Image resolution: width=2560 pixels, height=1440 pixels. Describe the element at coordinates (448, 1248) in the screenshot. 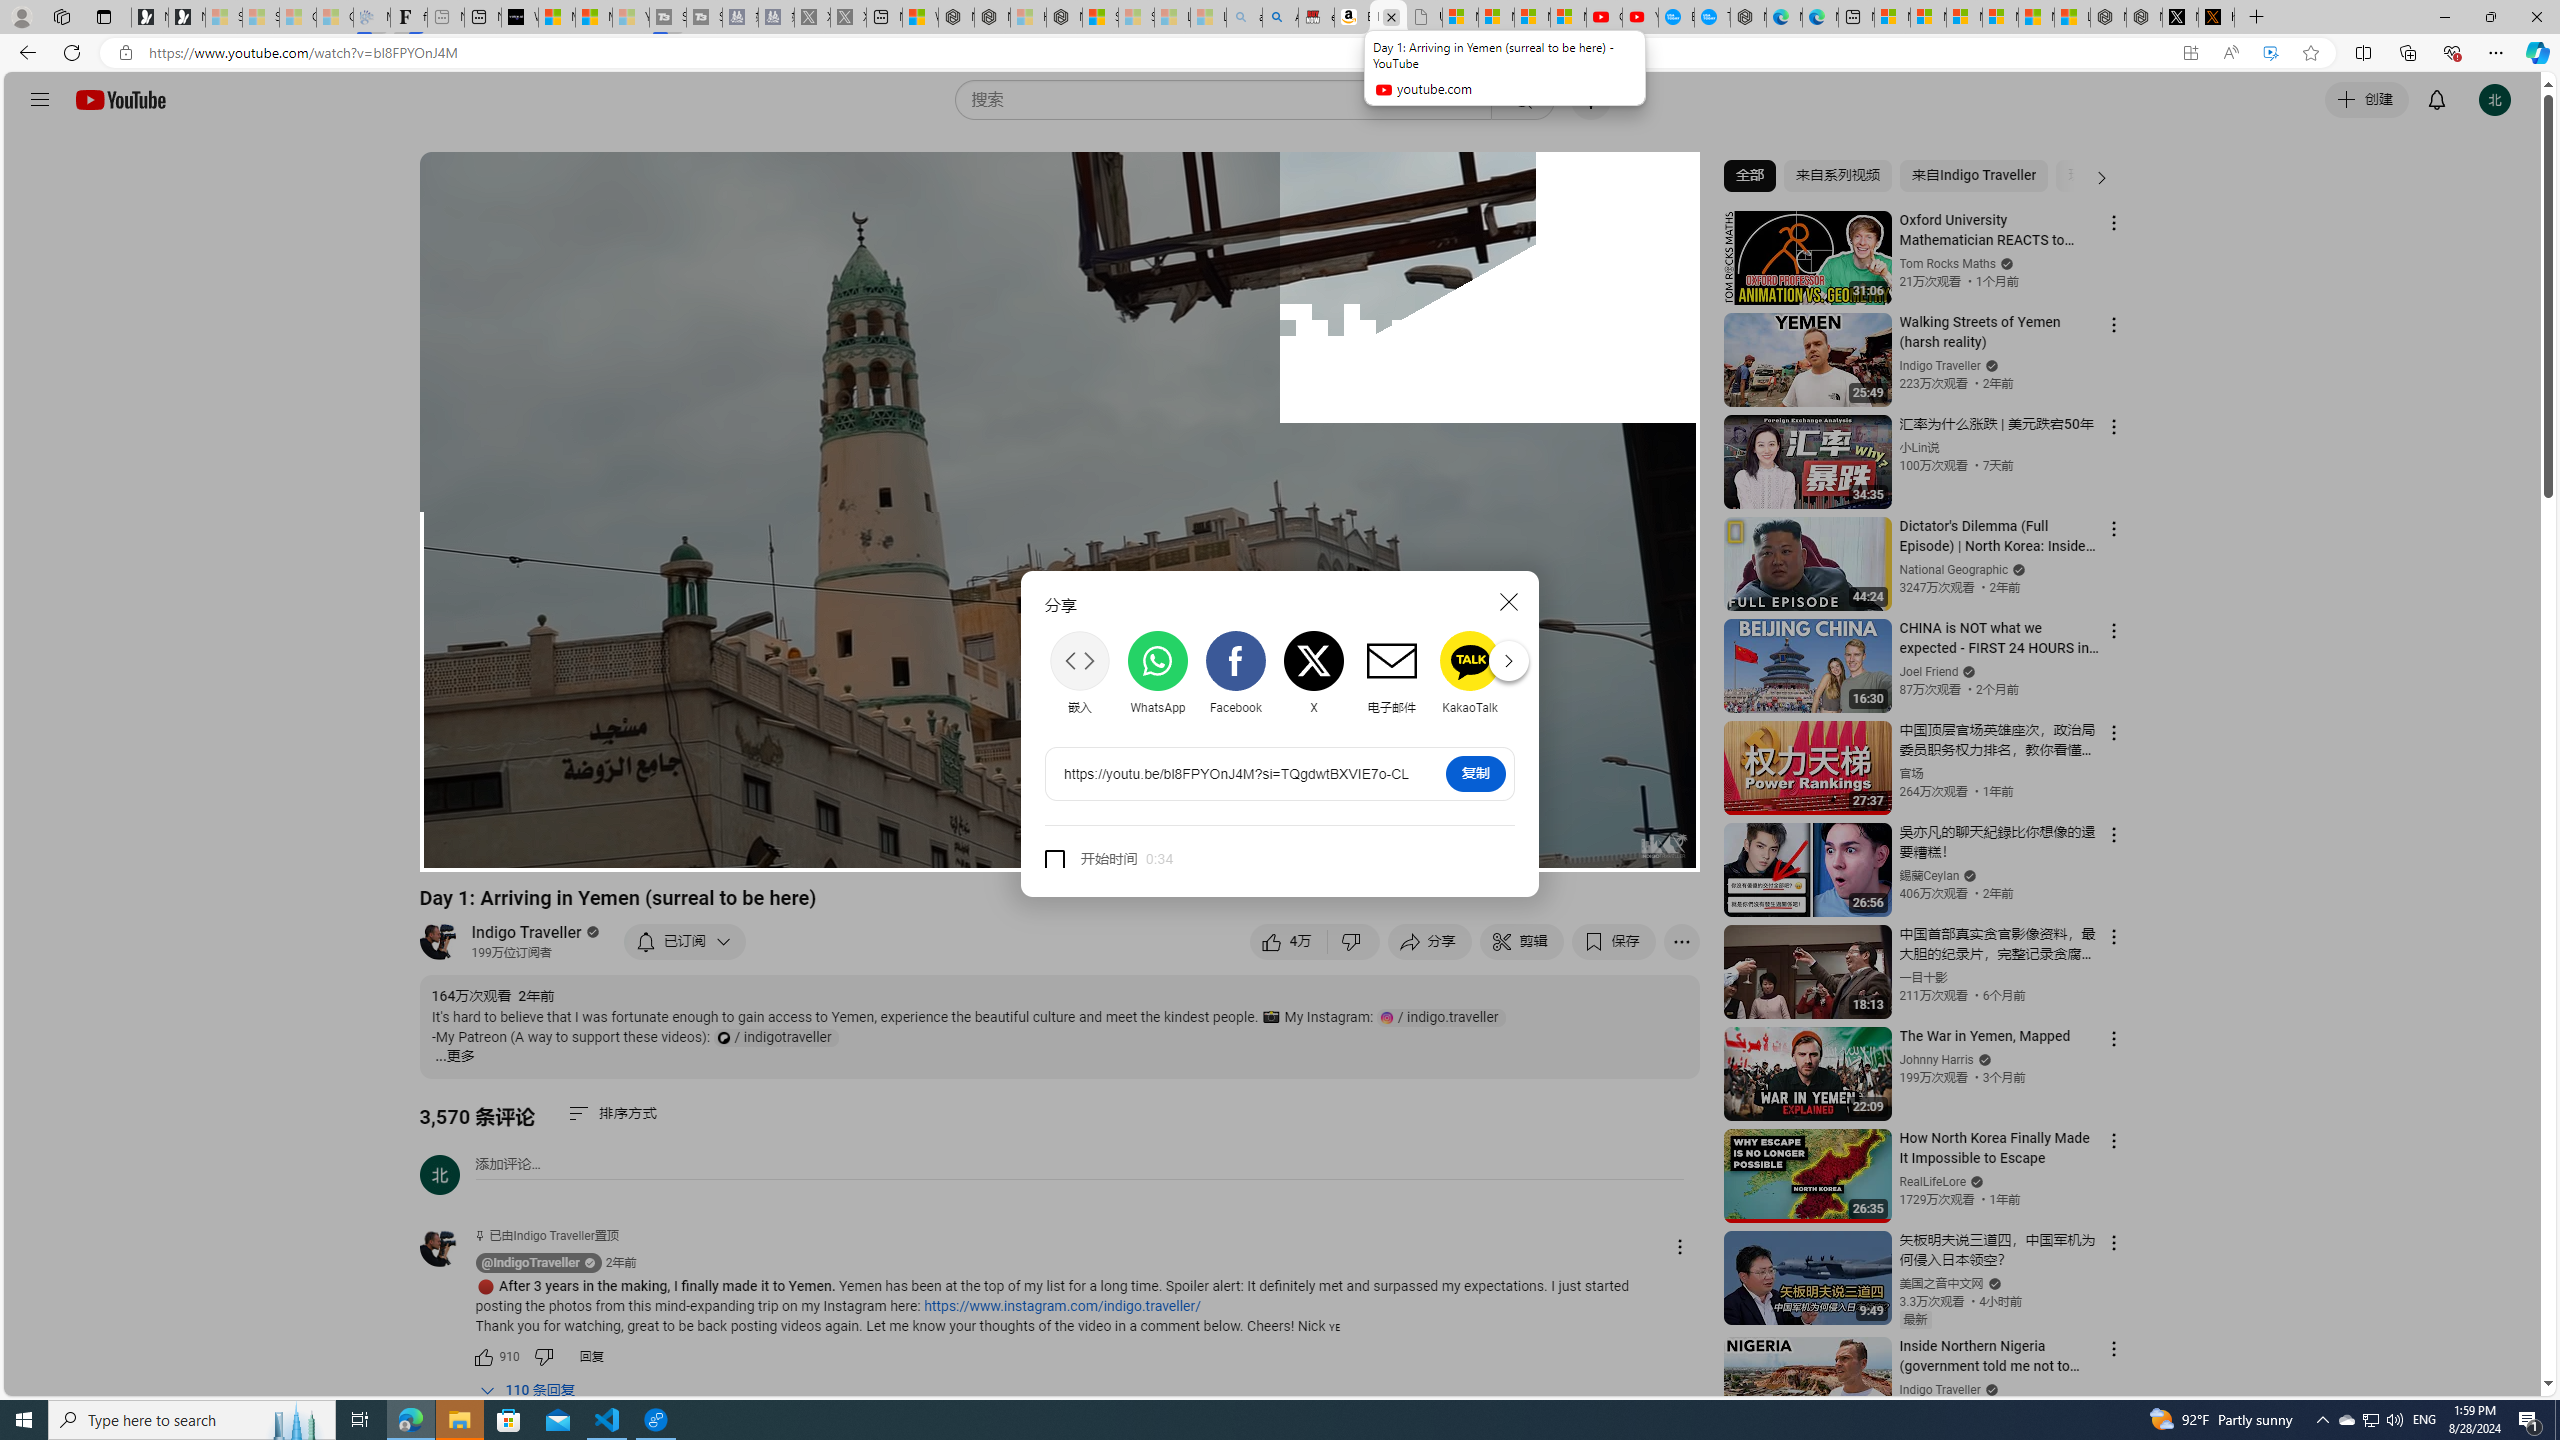

I see `'@IndigoTraveller'` at that location.